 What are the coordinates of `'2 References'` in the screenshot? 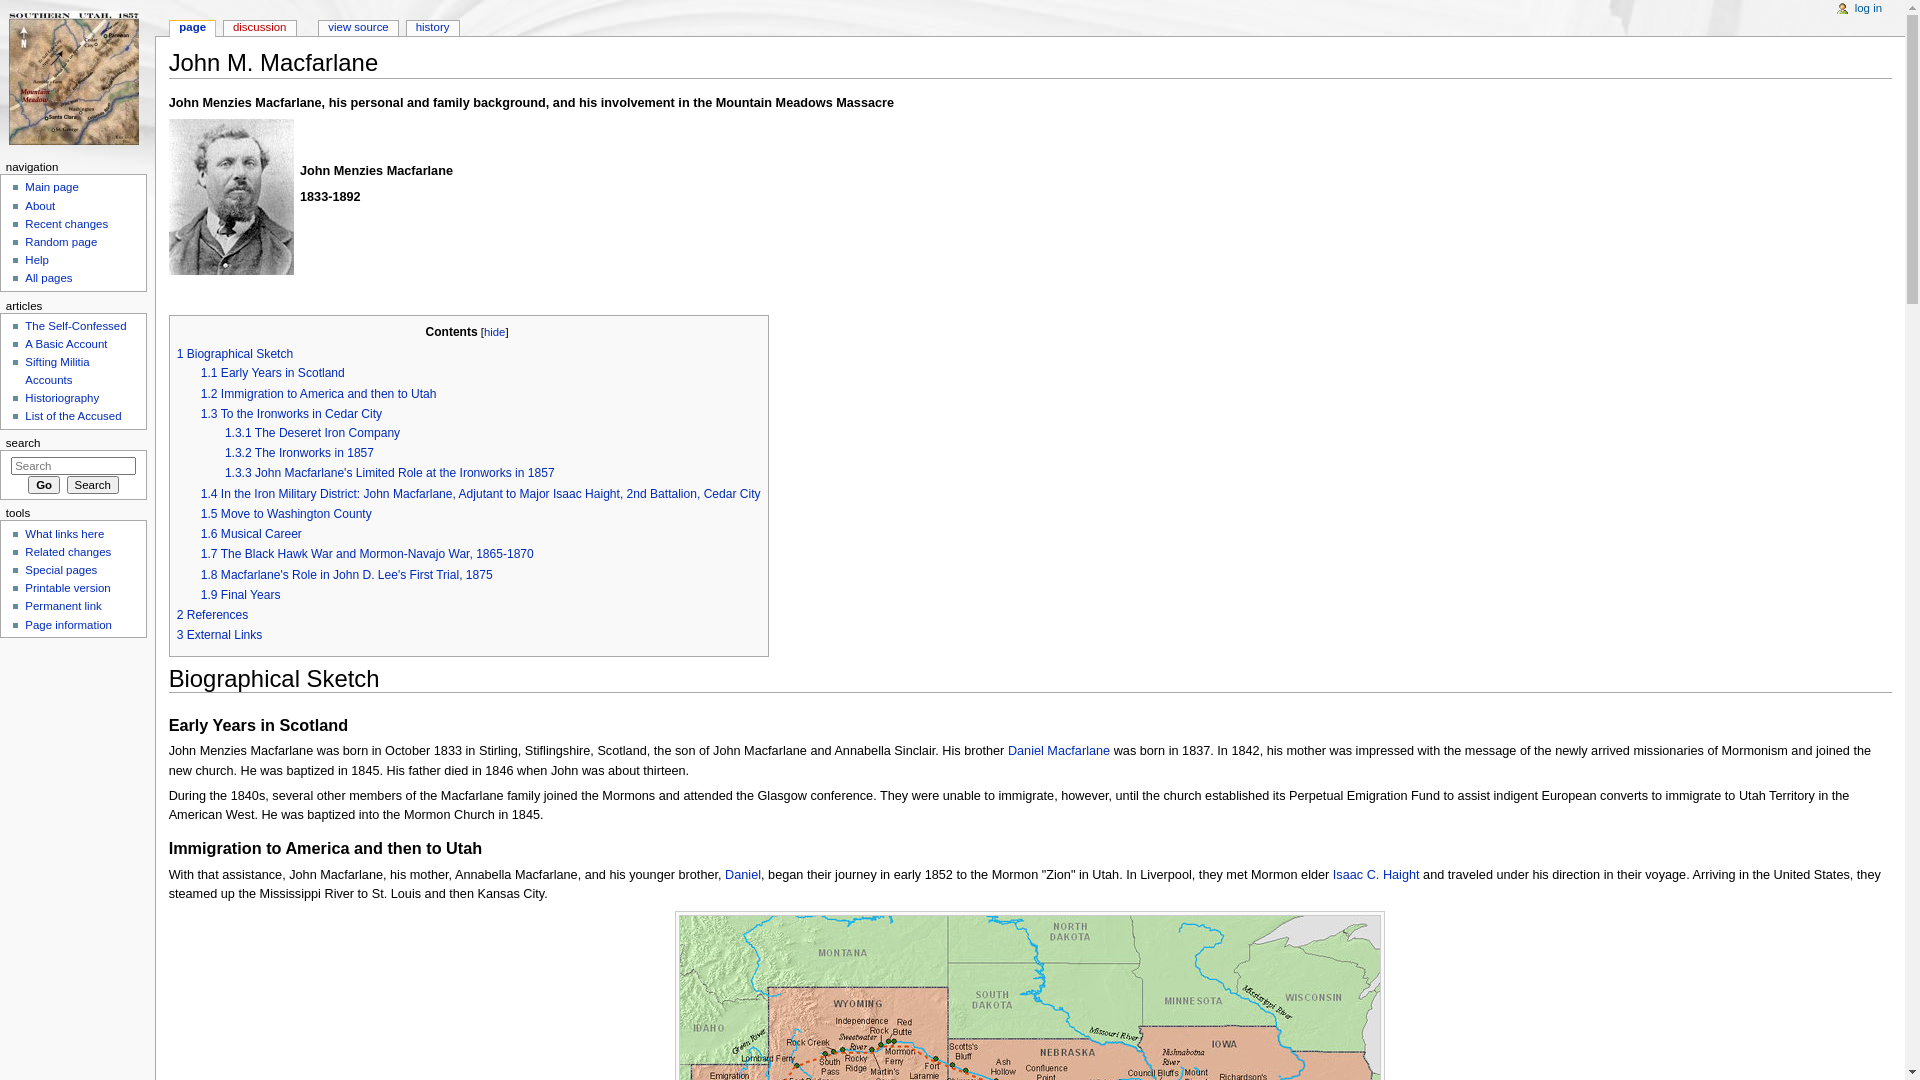 It's located at (212, 613).